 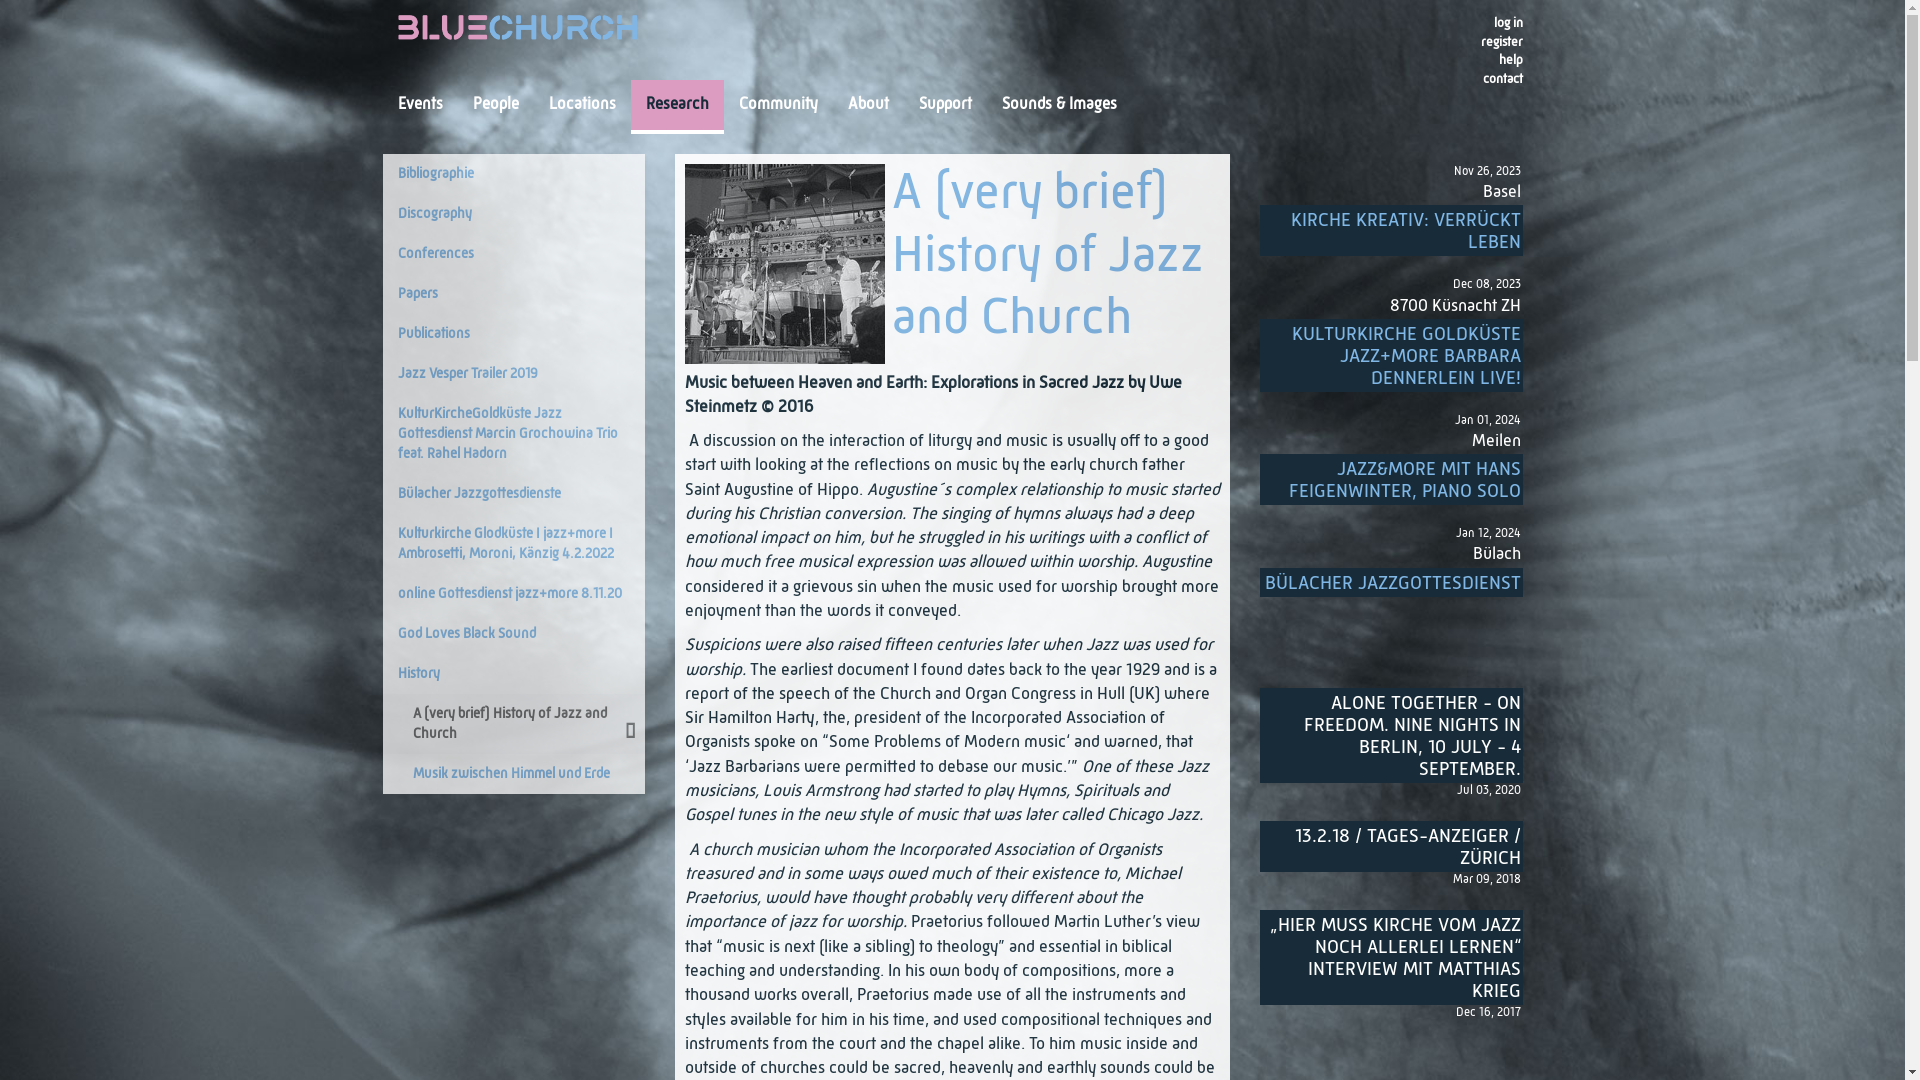 What do you see at coordinates (513, 633) in the screenshot?
I see `'God Loves Black Sound'` at bounding box center [513, 633].